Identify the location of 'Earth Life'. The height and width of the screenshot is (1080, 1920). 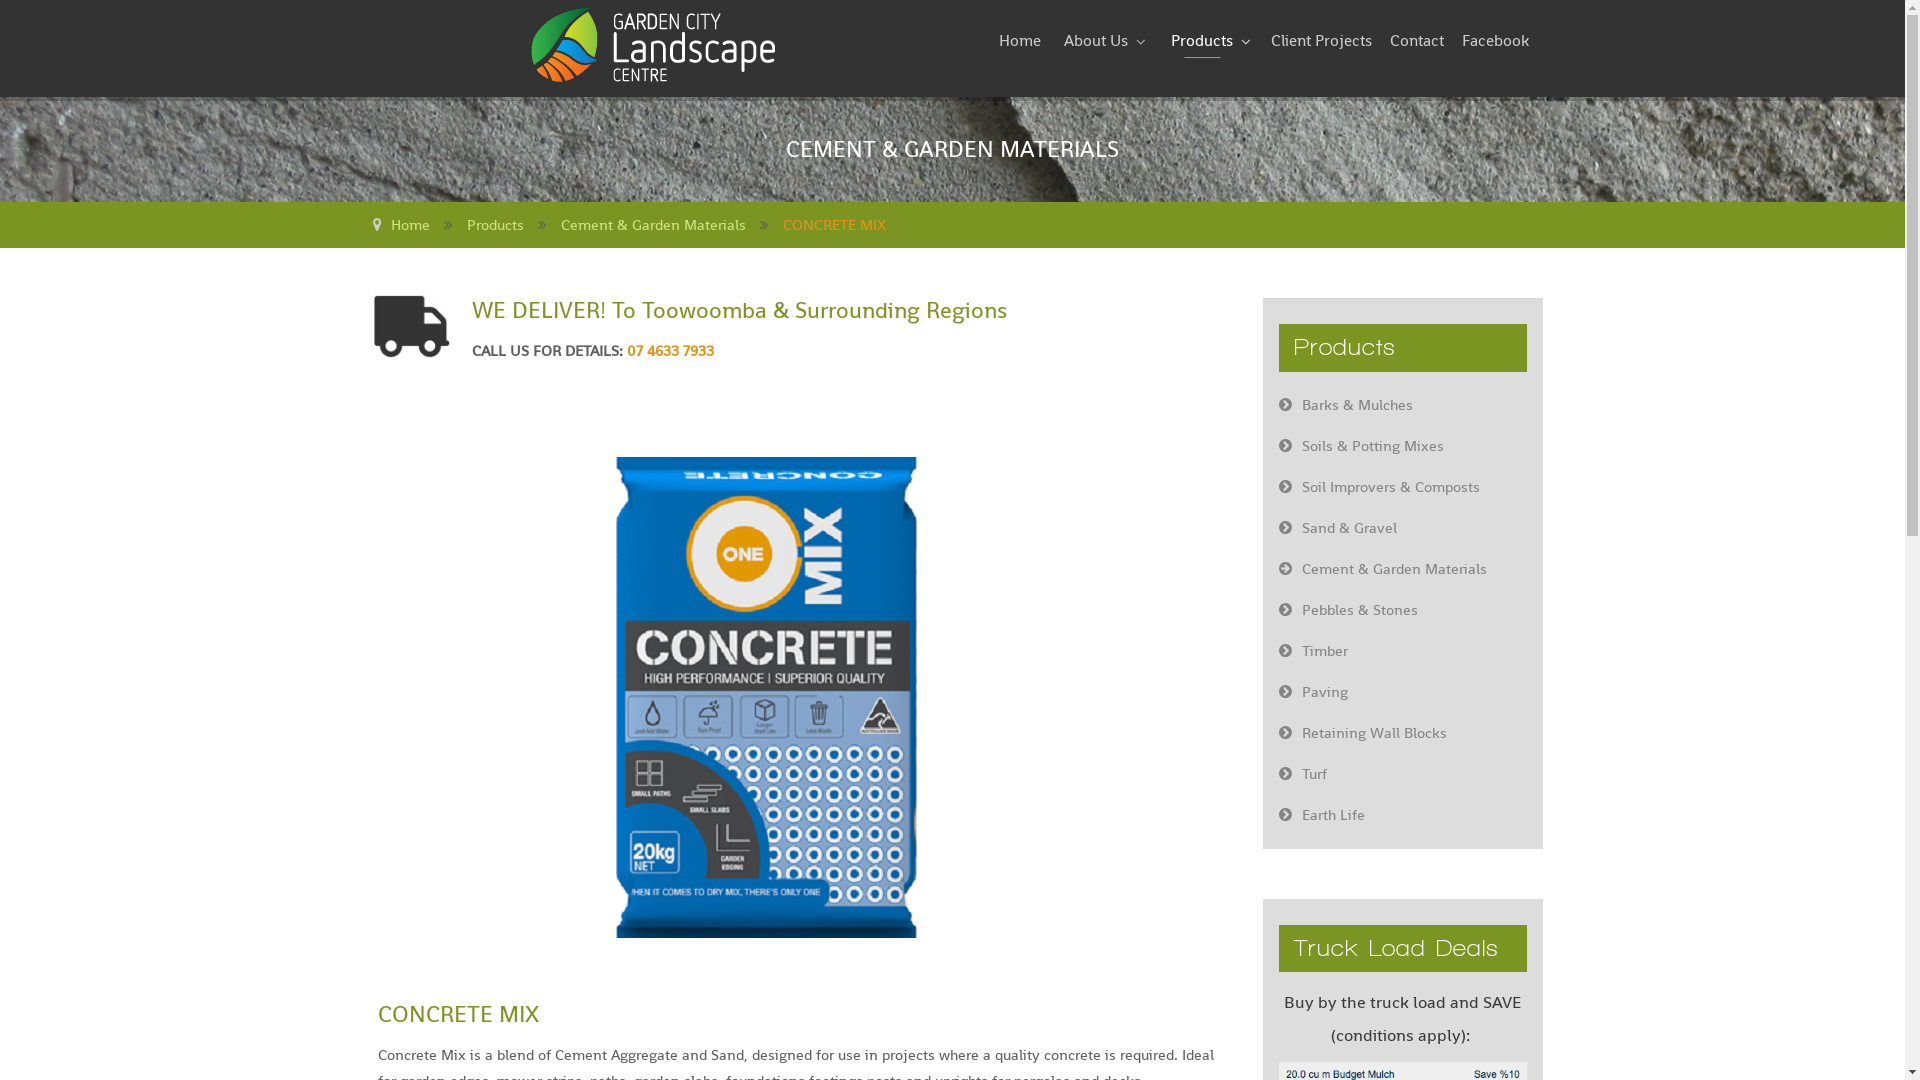
(1401, 814).